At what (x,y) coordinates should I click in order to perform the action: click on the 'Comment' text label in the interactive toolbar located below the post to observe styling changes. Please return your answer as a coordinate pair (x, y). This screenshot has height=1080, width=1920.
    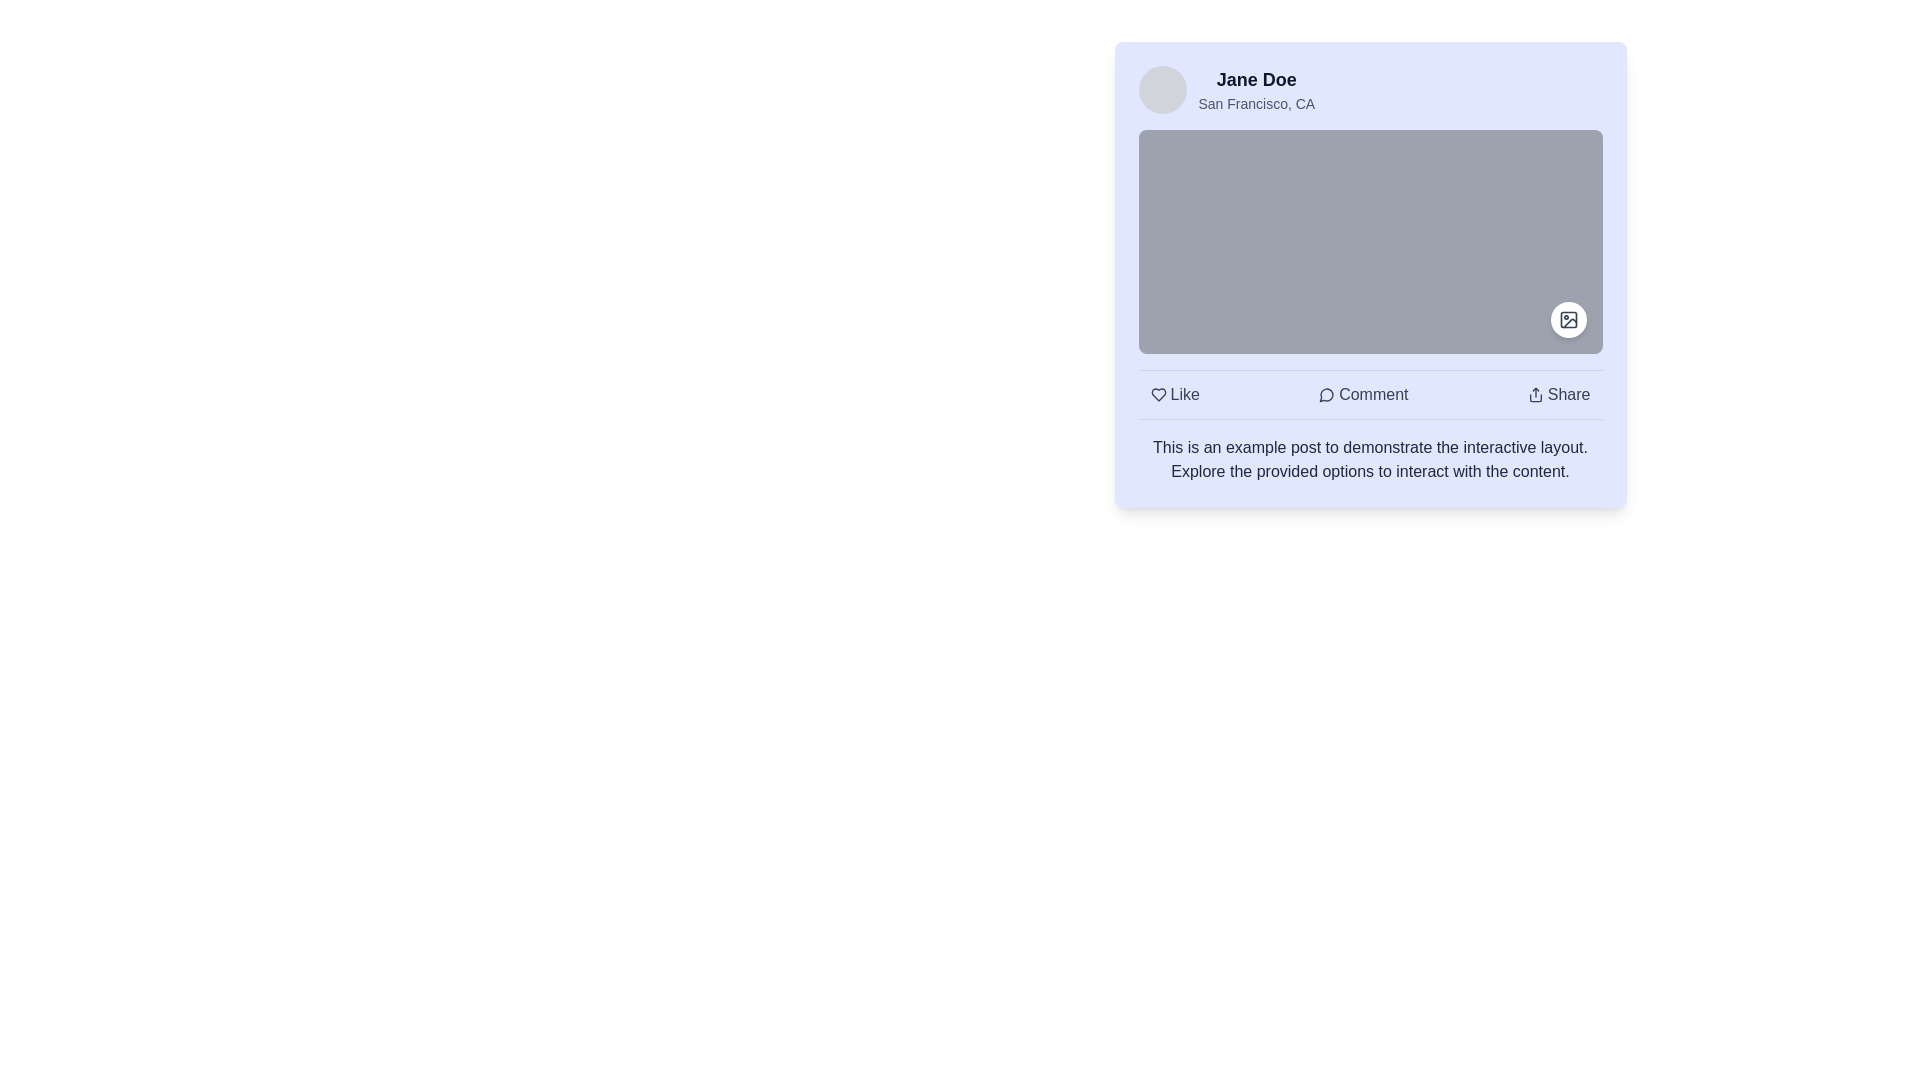
    Looking at the image, I should click on (1372, 394).